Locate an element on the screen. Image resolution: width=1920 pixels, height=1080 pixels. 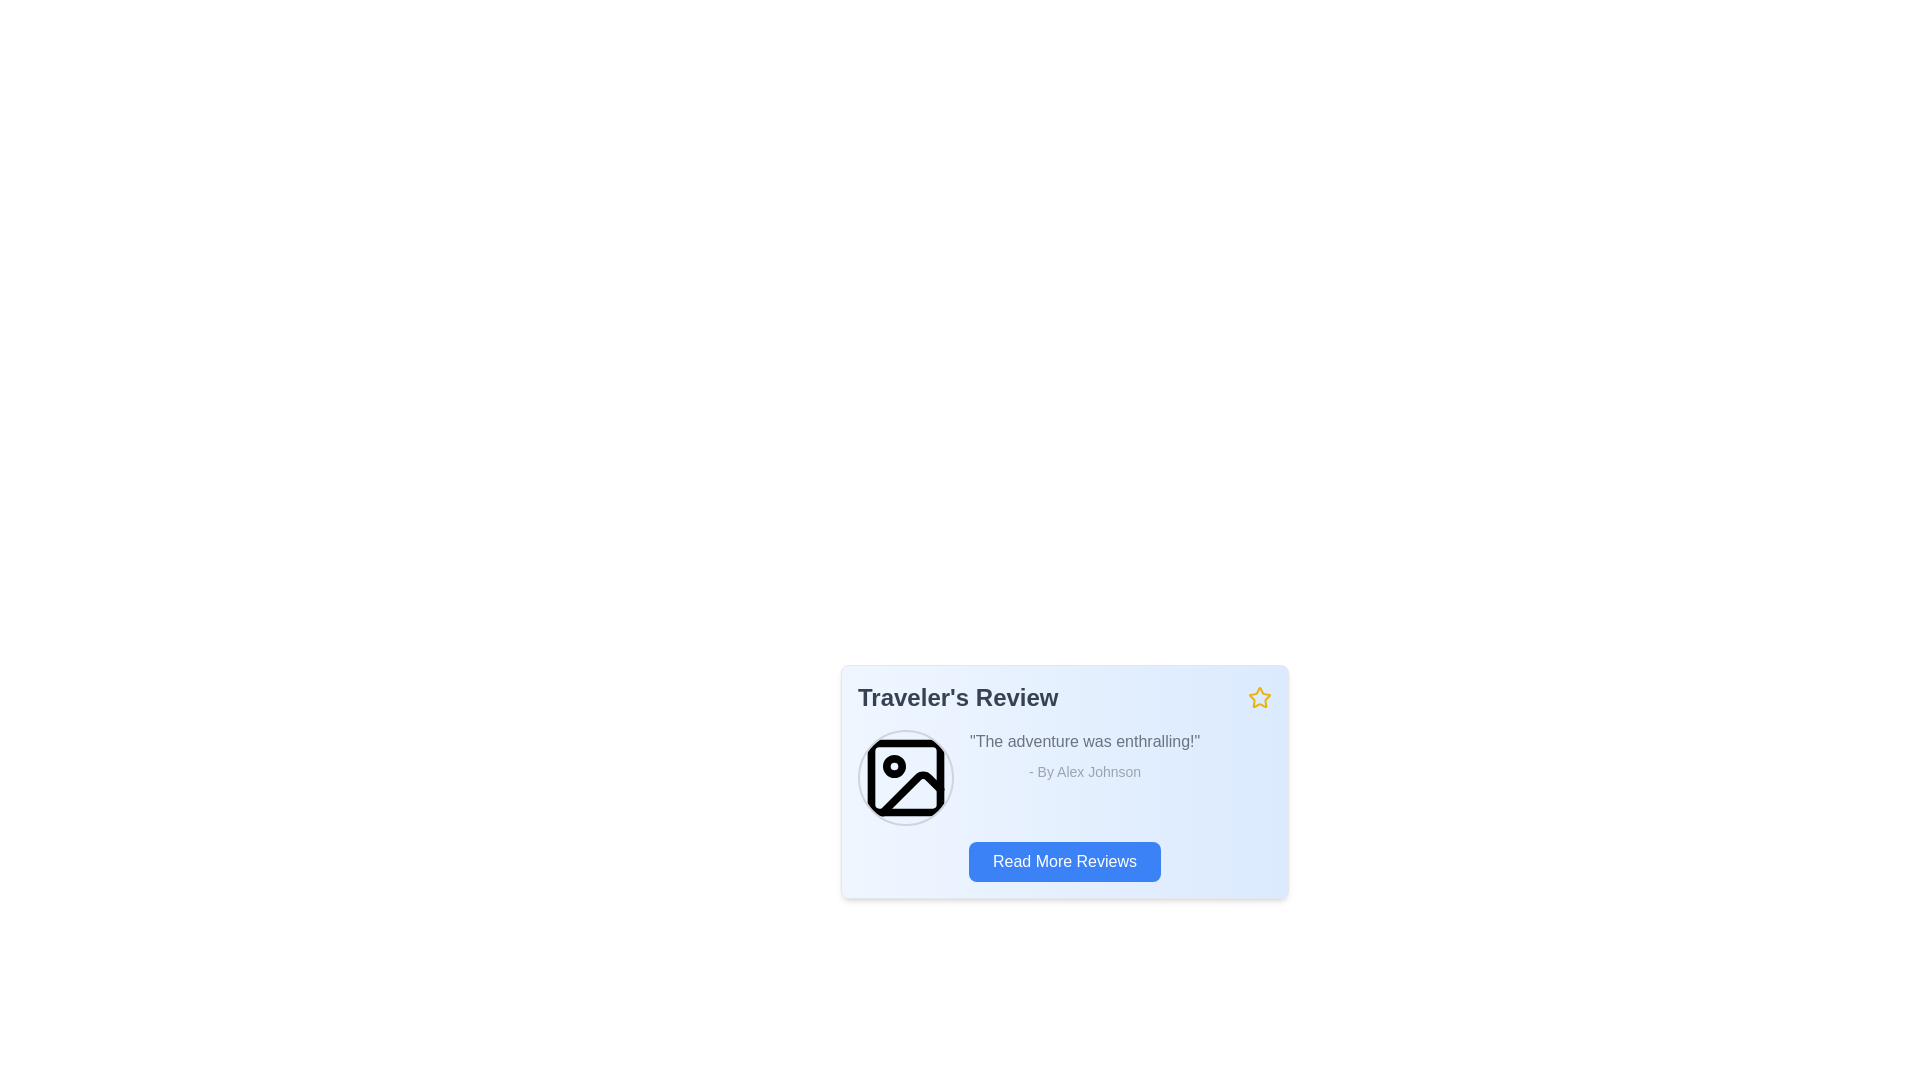
small text snippet '- By Alex Johnson' which is gray-colored and positioned under the larger testimonial text within the review card is located at coordinates (1083, 770).